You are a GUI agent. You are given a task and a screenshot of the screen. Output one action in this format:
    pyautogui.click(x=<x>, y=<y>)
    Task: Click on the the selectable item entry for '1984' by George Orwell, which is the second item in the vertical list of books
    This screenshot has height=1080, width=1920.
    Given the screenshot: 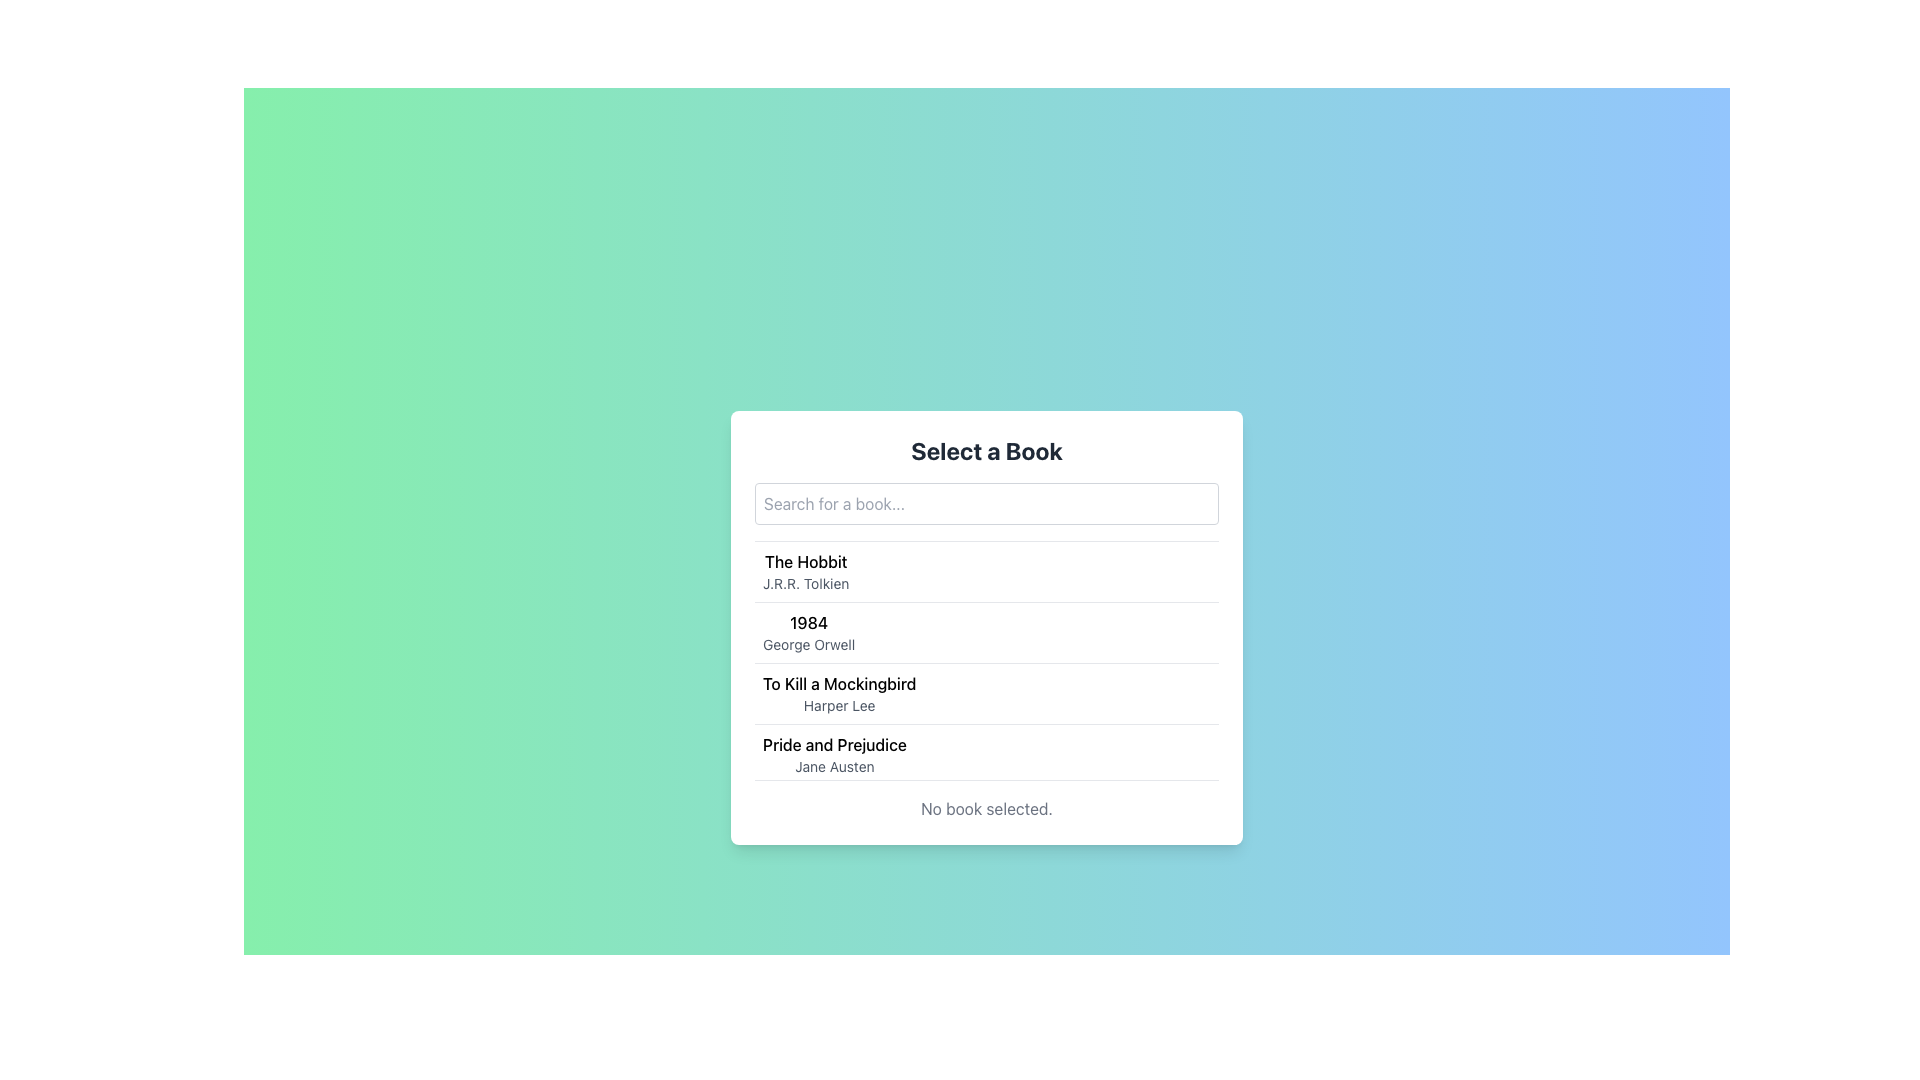 What is the action you would take?
    pyautogui.click(x=809, y=632)
    